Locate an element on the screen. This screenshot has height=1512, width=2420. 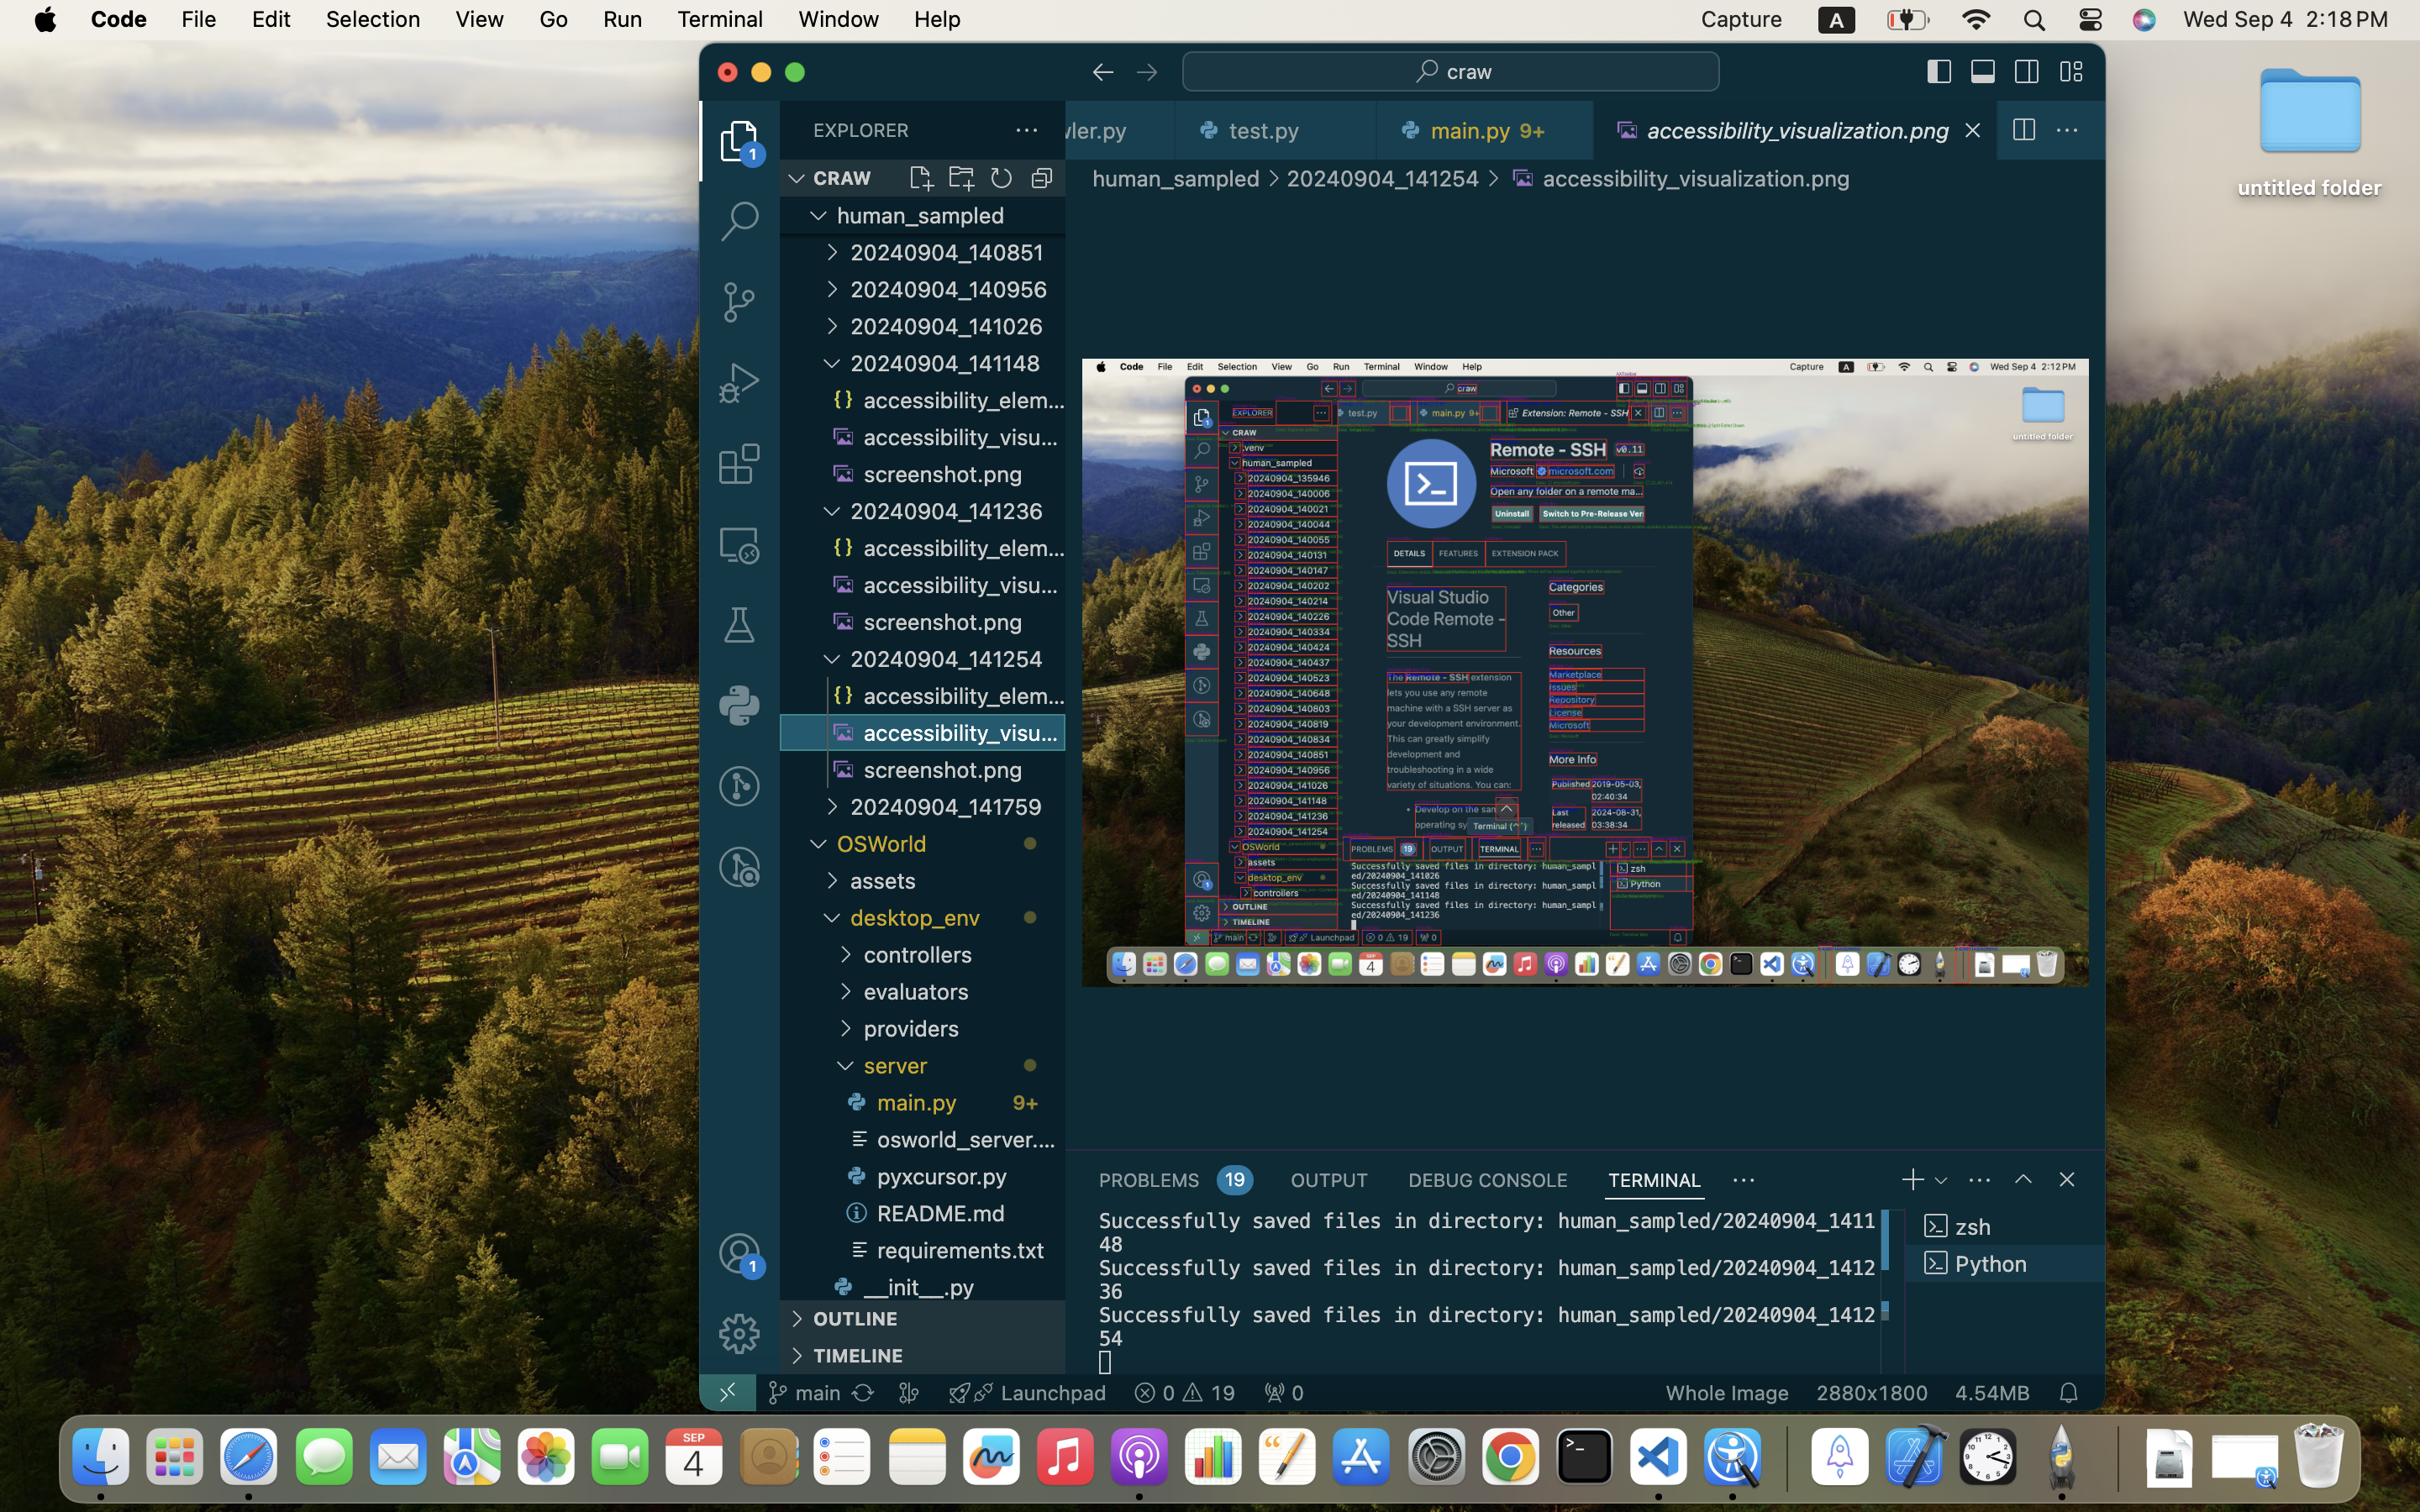
'' is located at coordinates (2070, 71).